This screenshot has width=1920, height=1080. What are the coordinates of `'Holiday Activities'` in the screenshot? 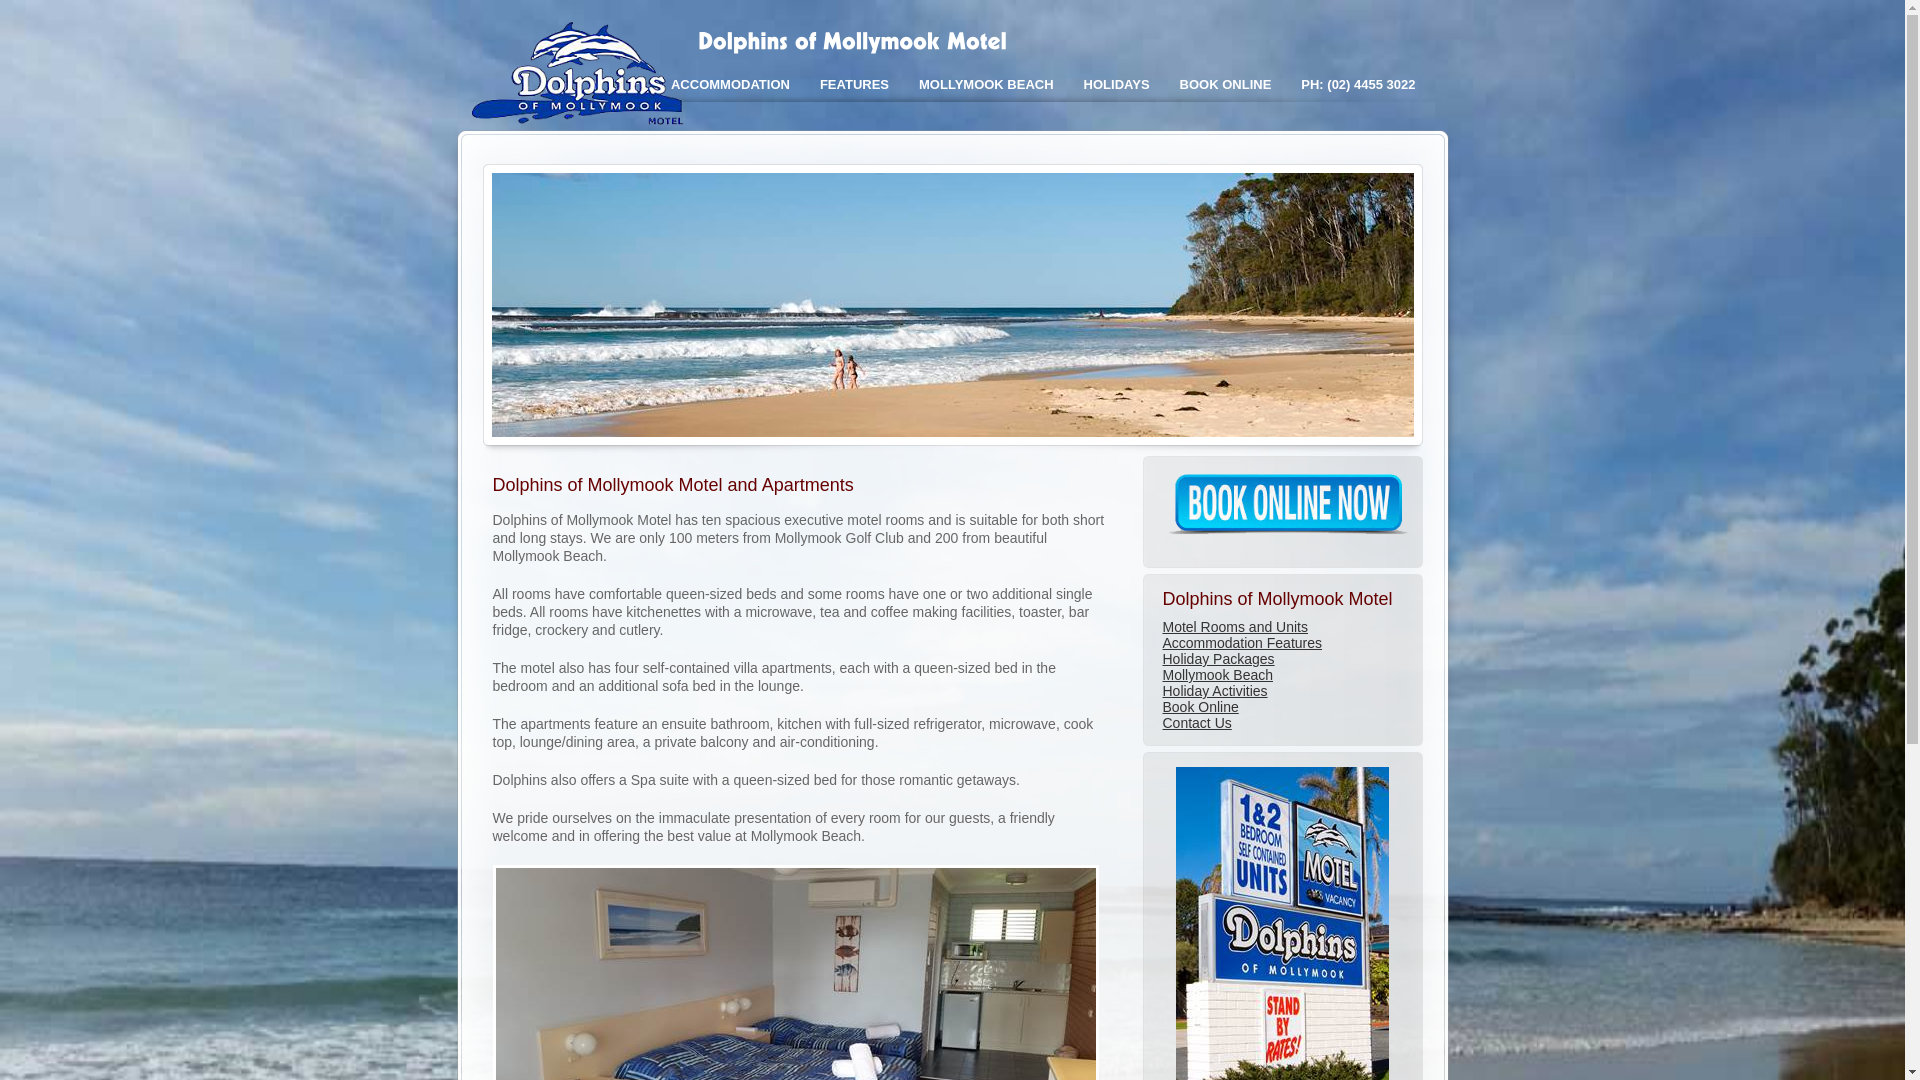 It's located at (1161, 689).